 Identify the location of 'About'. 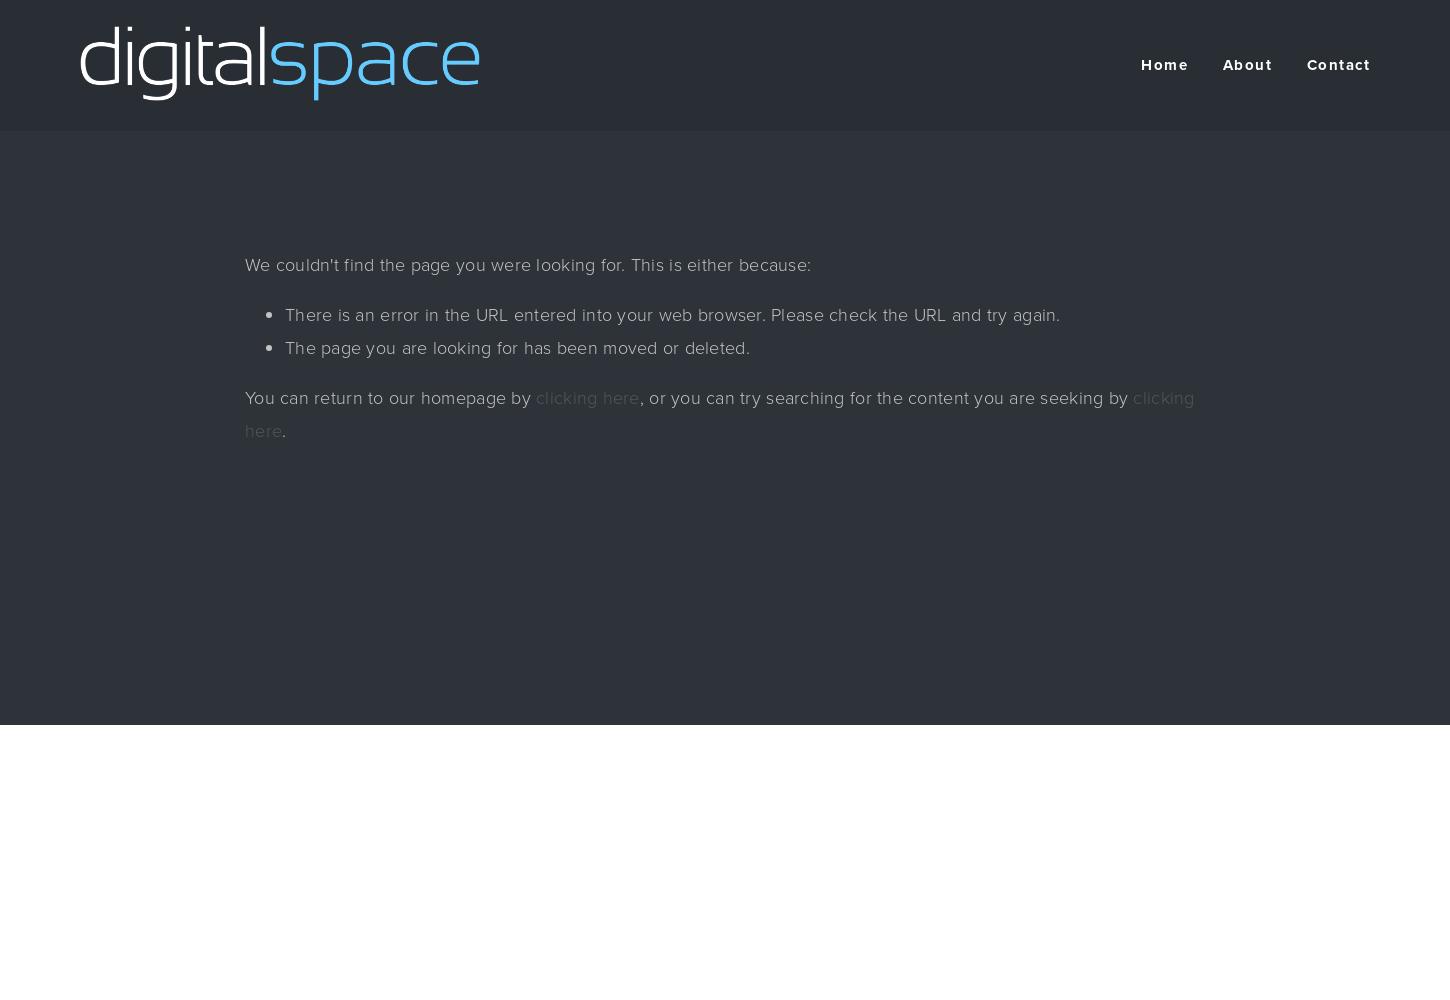
(1222, 64).